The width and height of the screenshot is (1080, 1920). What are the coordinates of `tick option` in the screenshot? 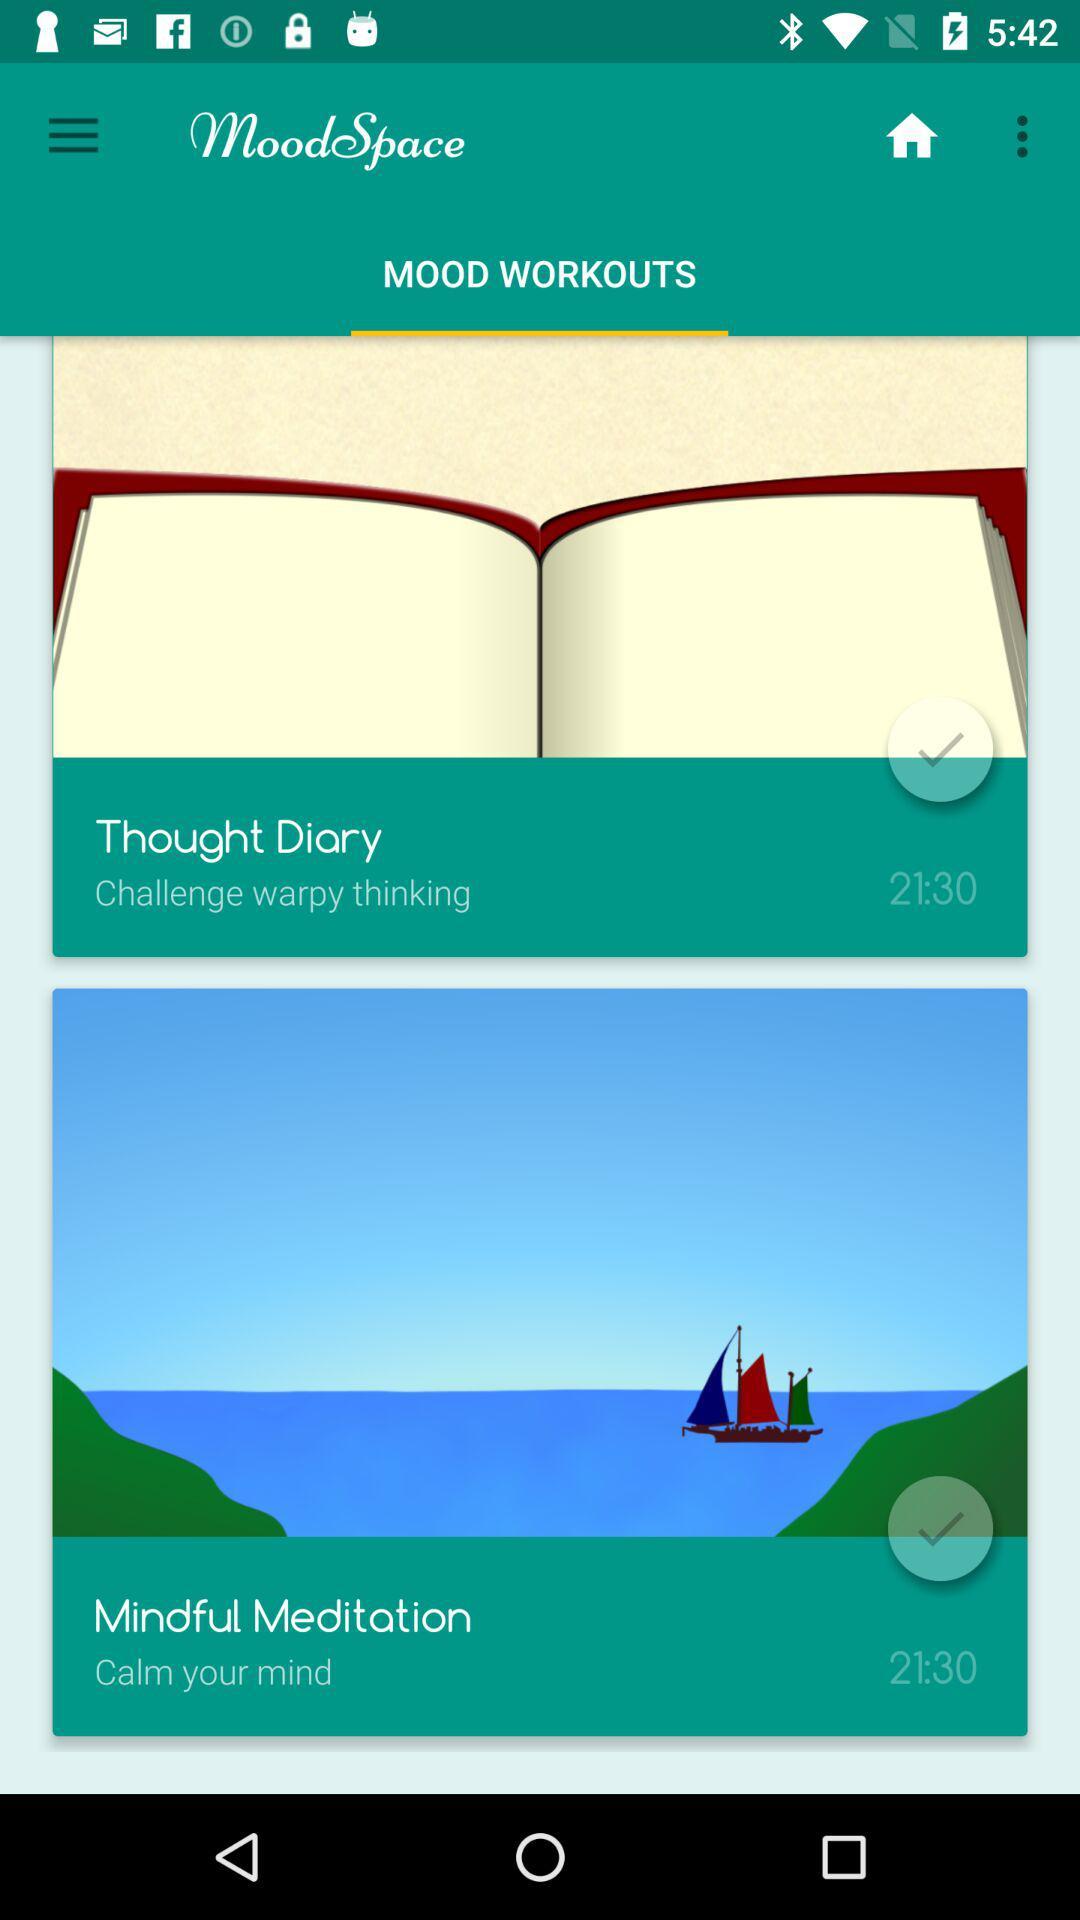 It's located at (940, 1527).